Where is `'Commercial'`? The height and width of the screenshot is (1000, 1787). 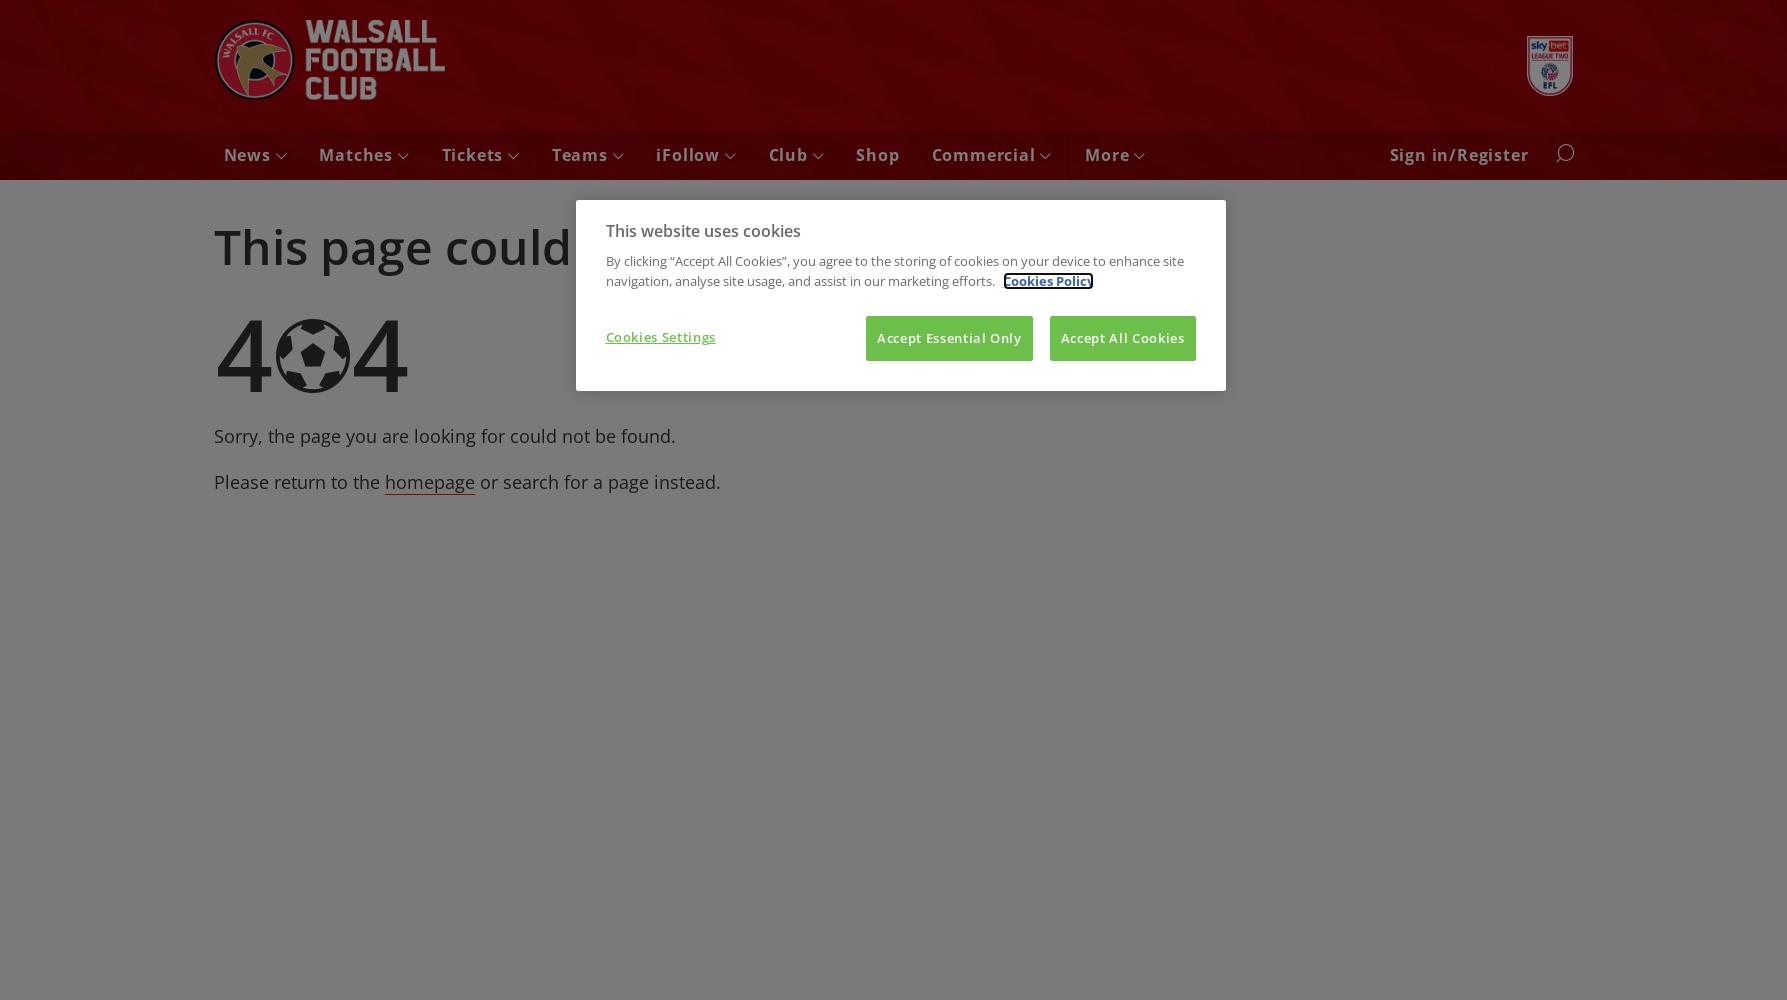 'Commercial' is located at coordinates (984, 155).